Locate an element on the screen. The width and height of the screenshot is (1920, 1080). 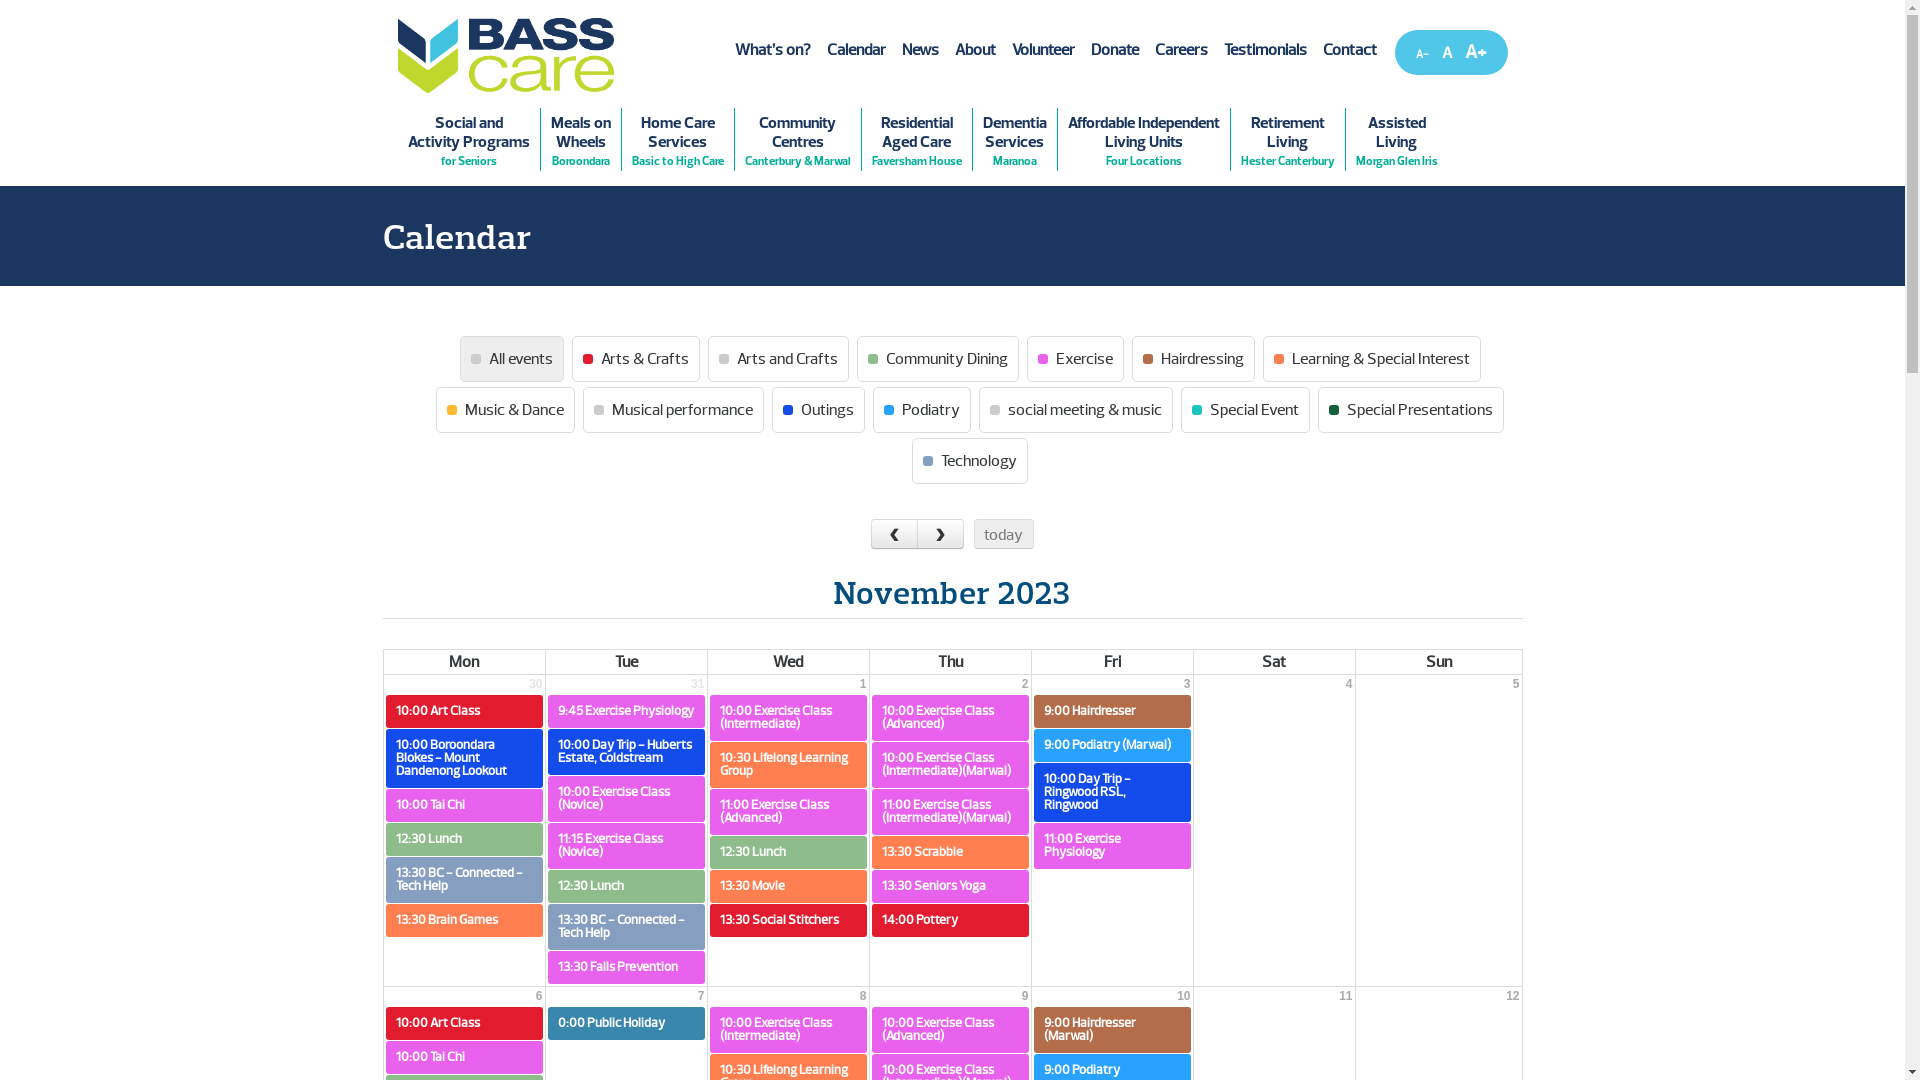
'Social and is located at coordinates (468, 138).